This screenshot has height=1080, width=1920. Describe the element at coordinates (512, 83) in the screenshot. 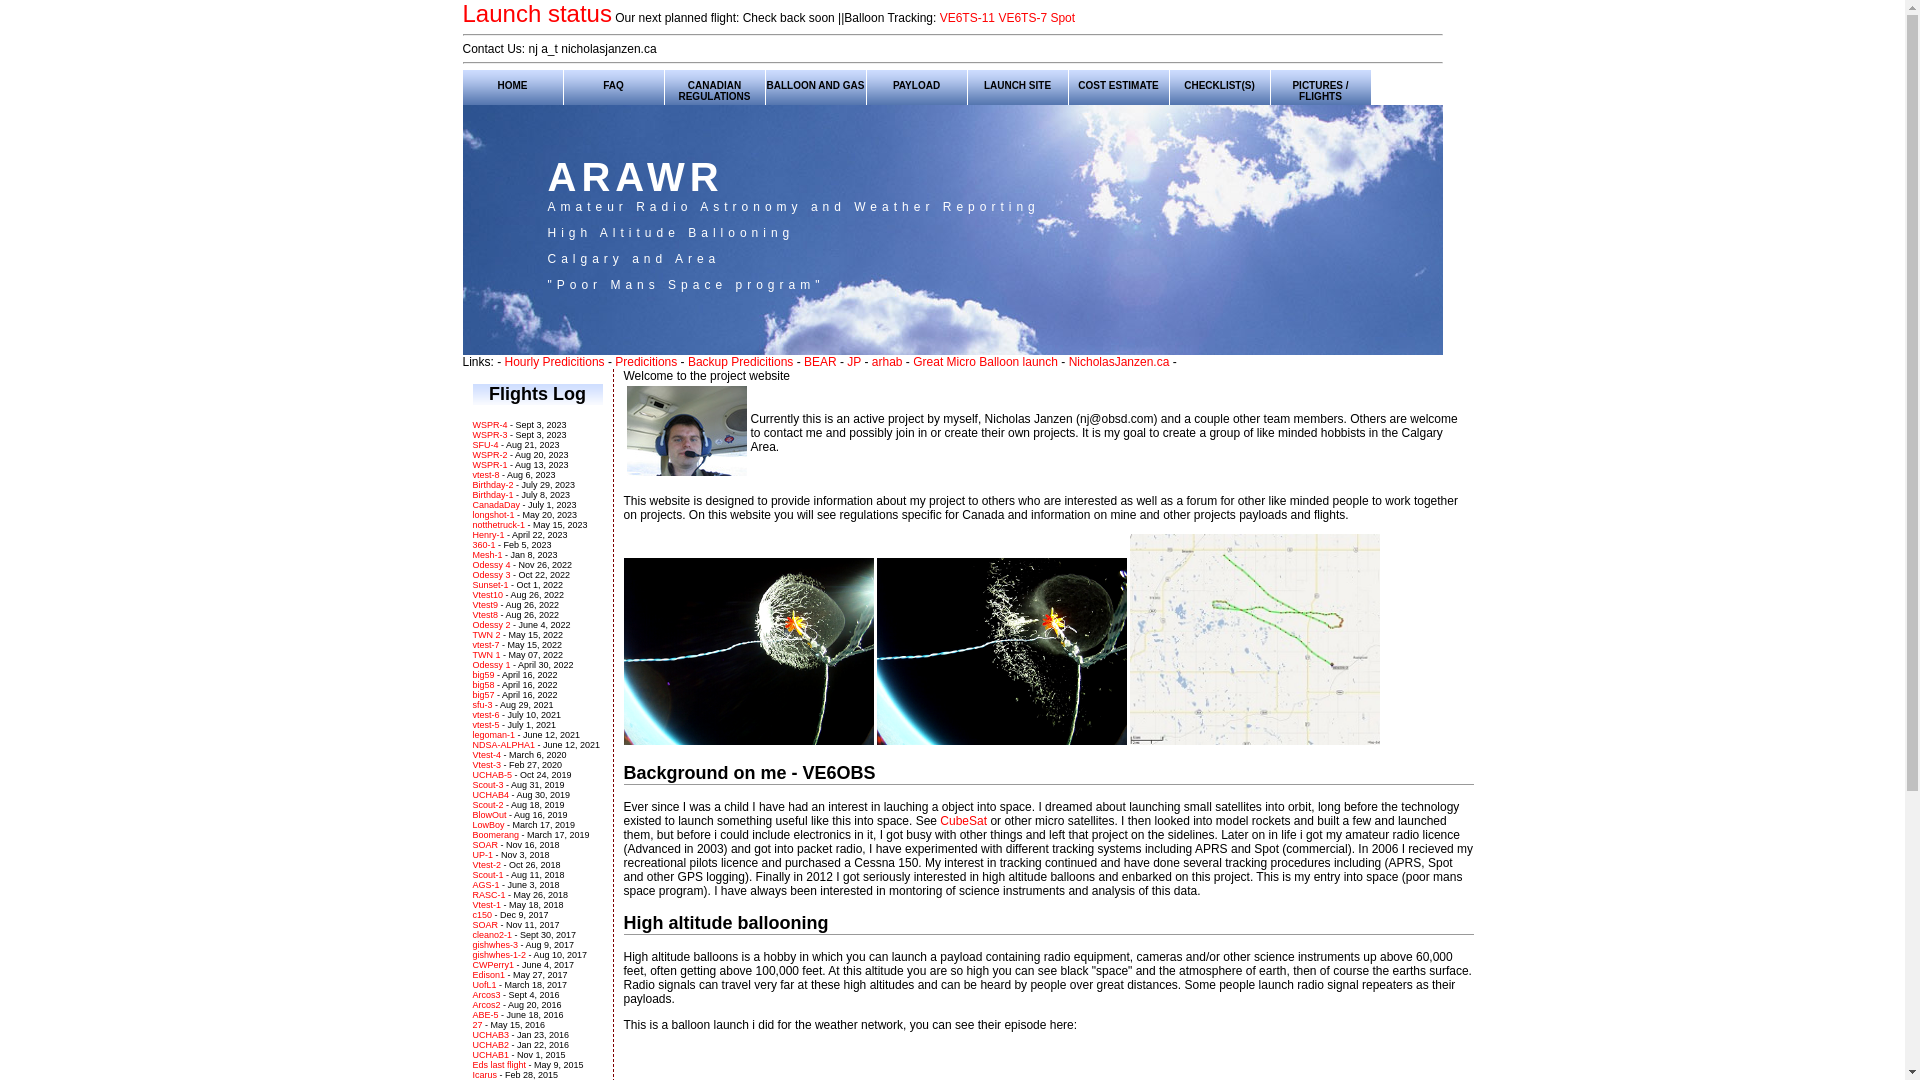

I see `'HOME'` at that location.